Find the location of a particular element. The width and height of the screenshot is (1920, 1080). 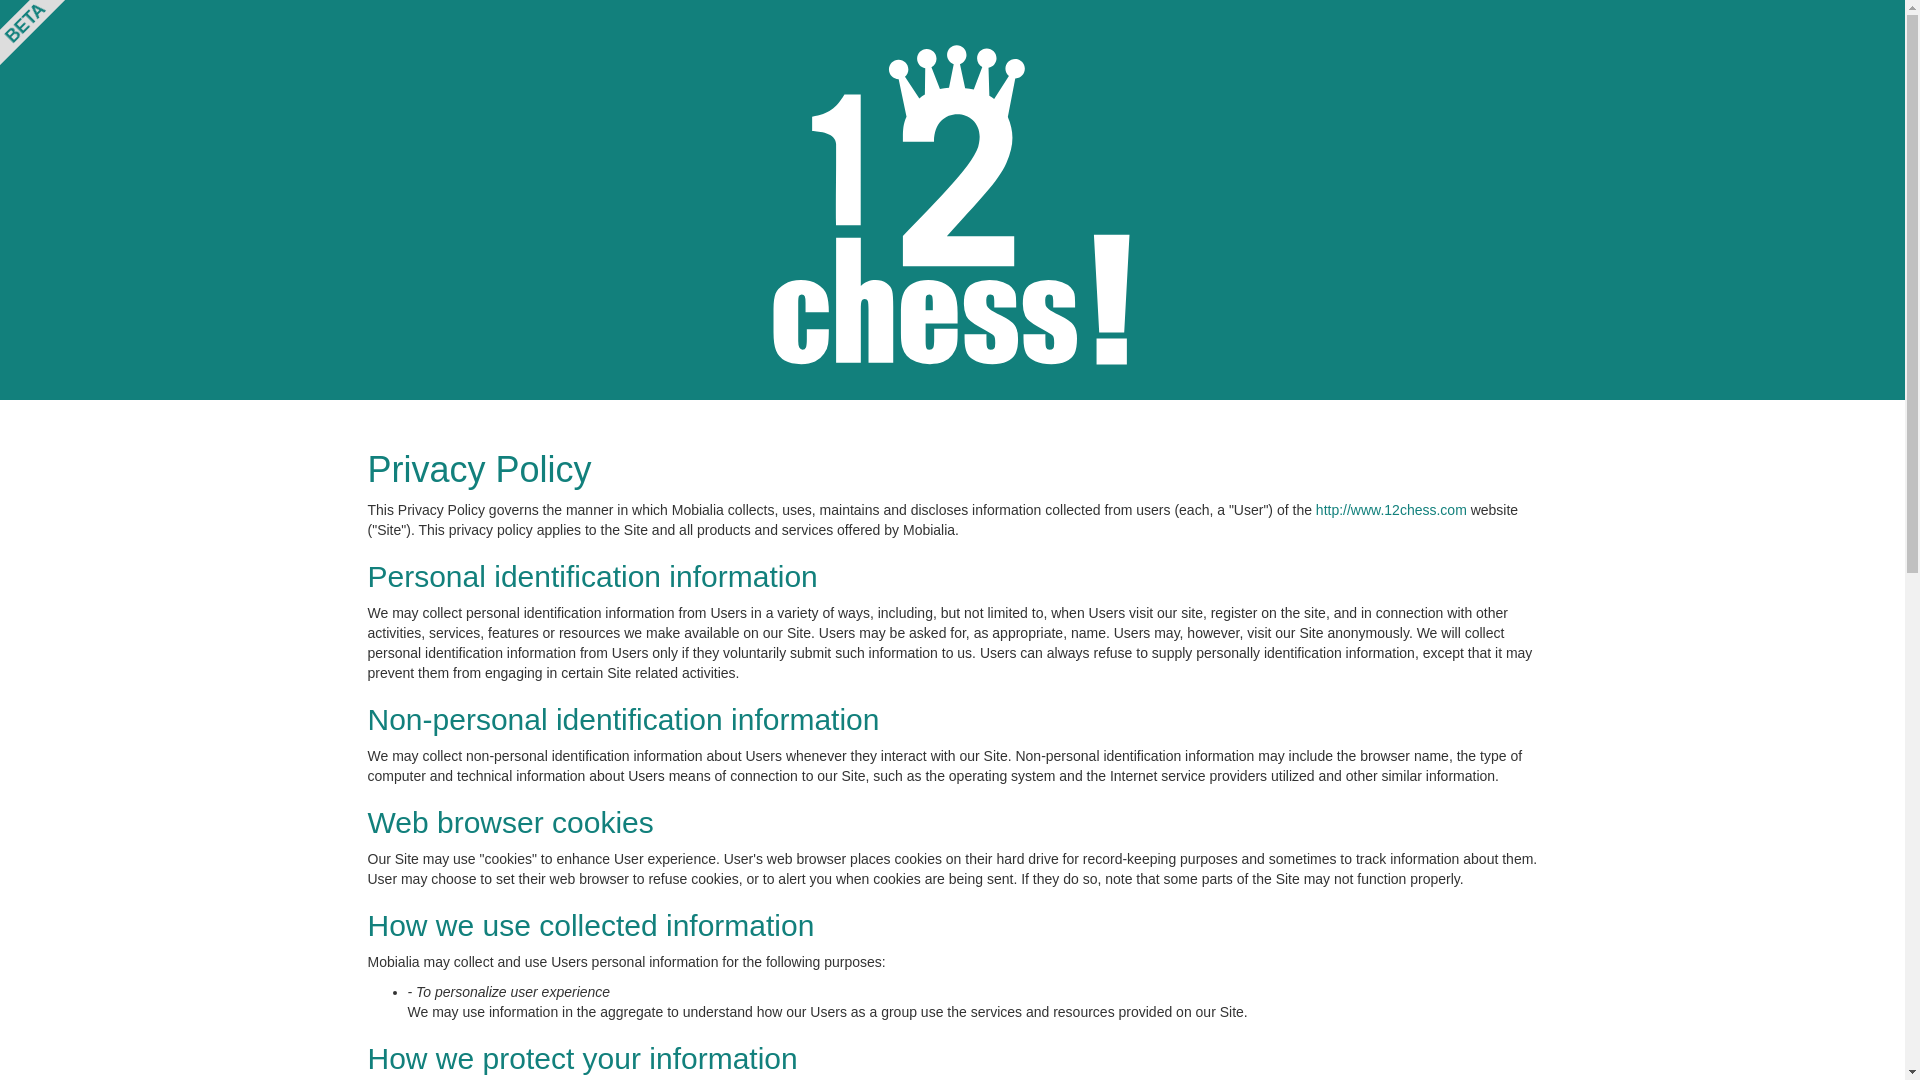

'http://www.12chess.com' is located at coordinates (1390, 508).